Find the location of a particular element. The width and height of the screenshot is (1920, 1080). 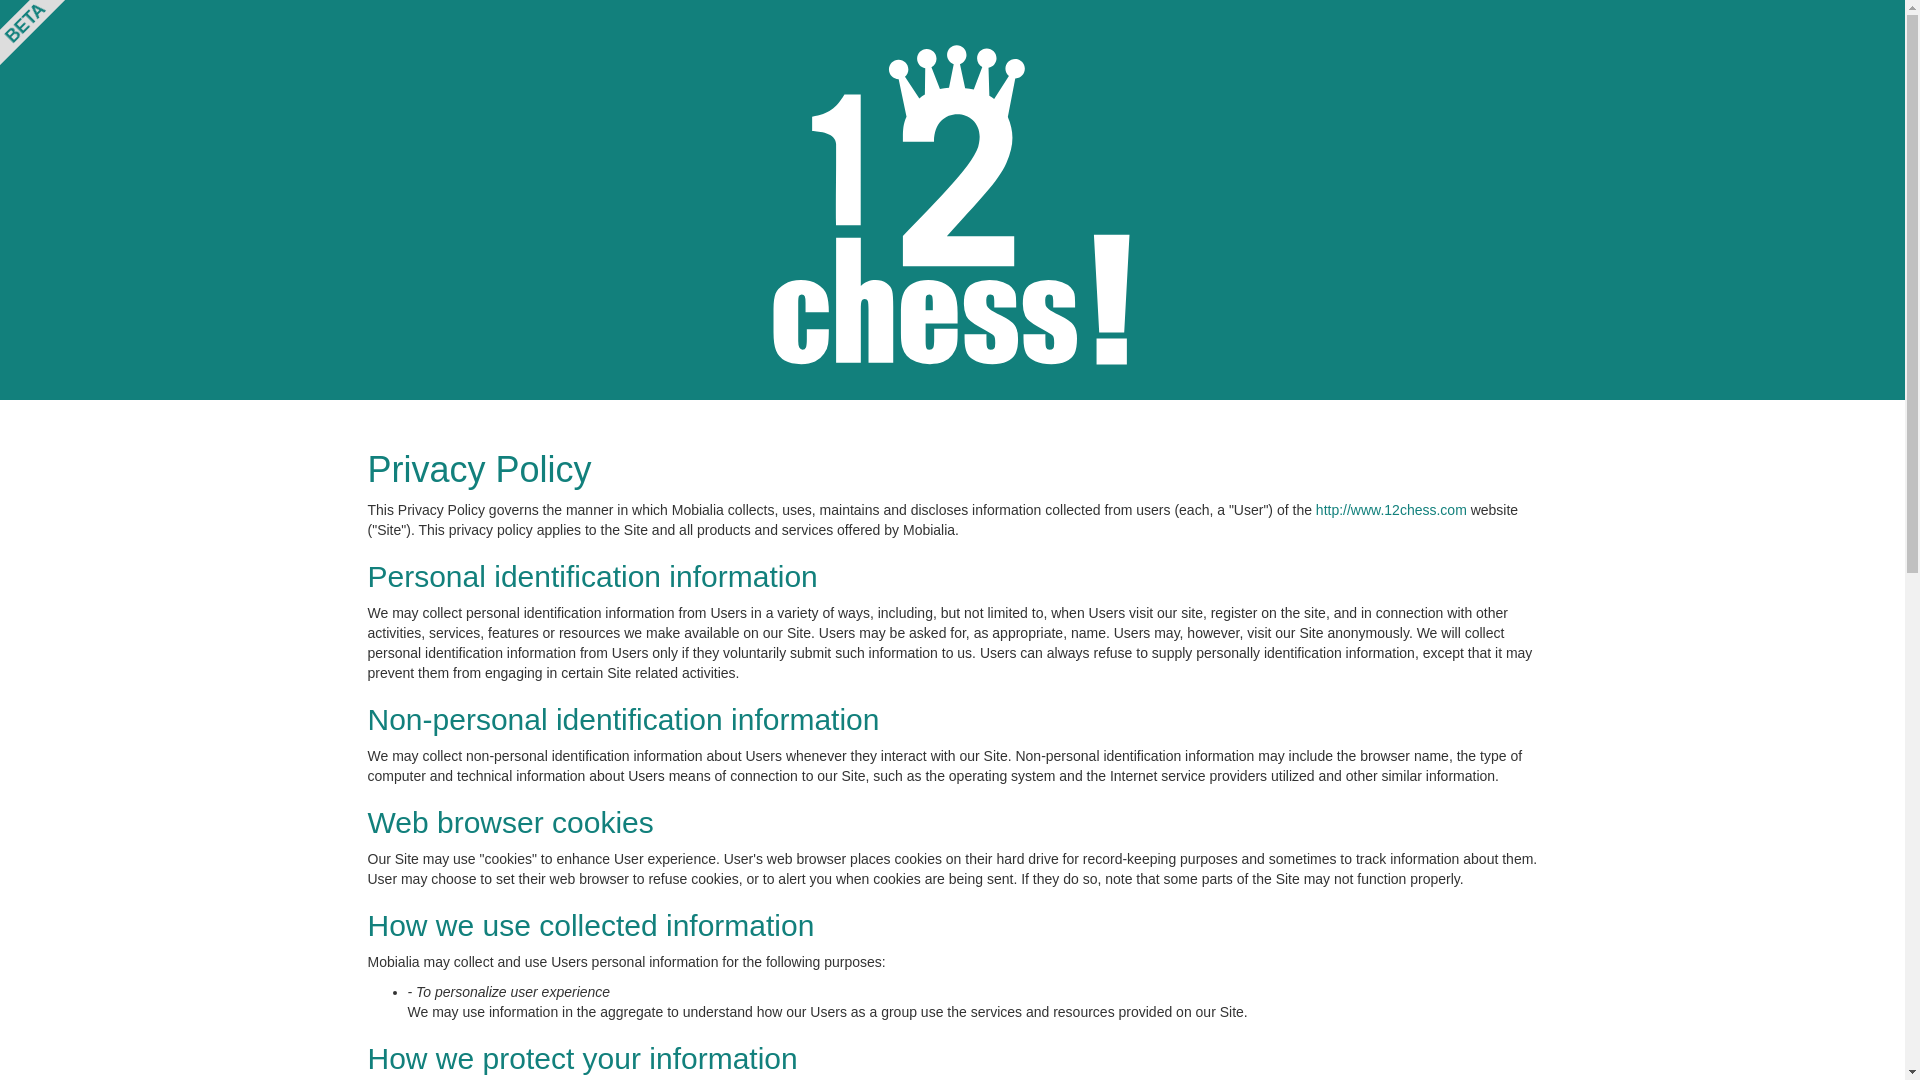

'http://www.12chess.com' is located at coordinates (1390, 508).